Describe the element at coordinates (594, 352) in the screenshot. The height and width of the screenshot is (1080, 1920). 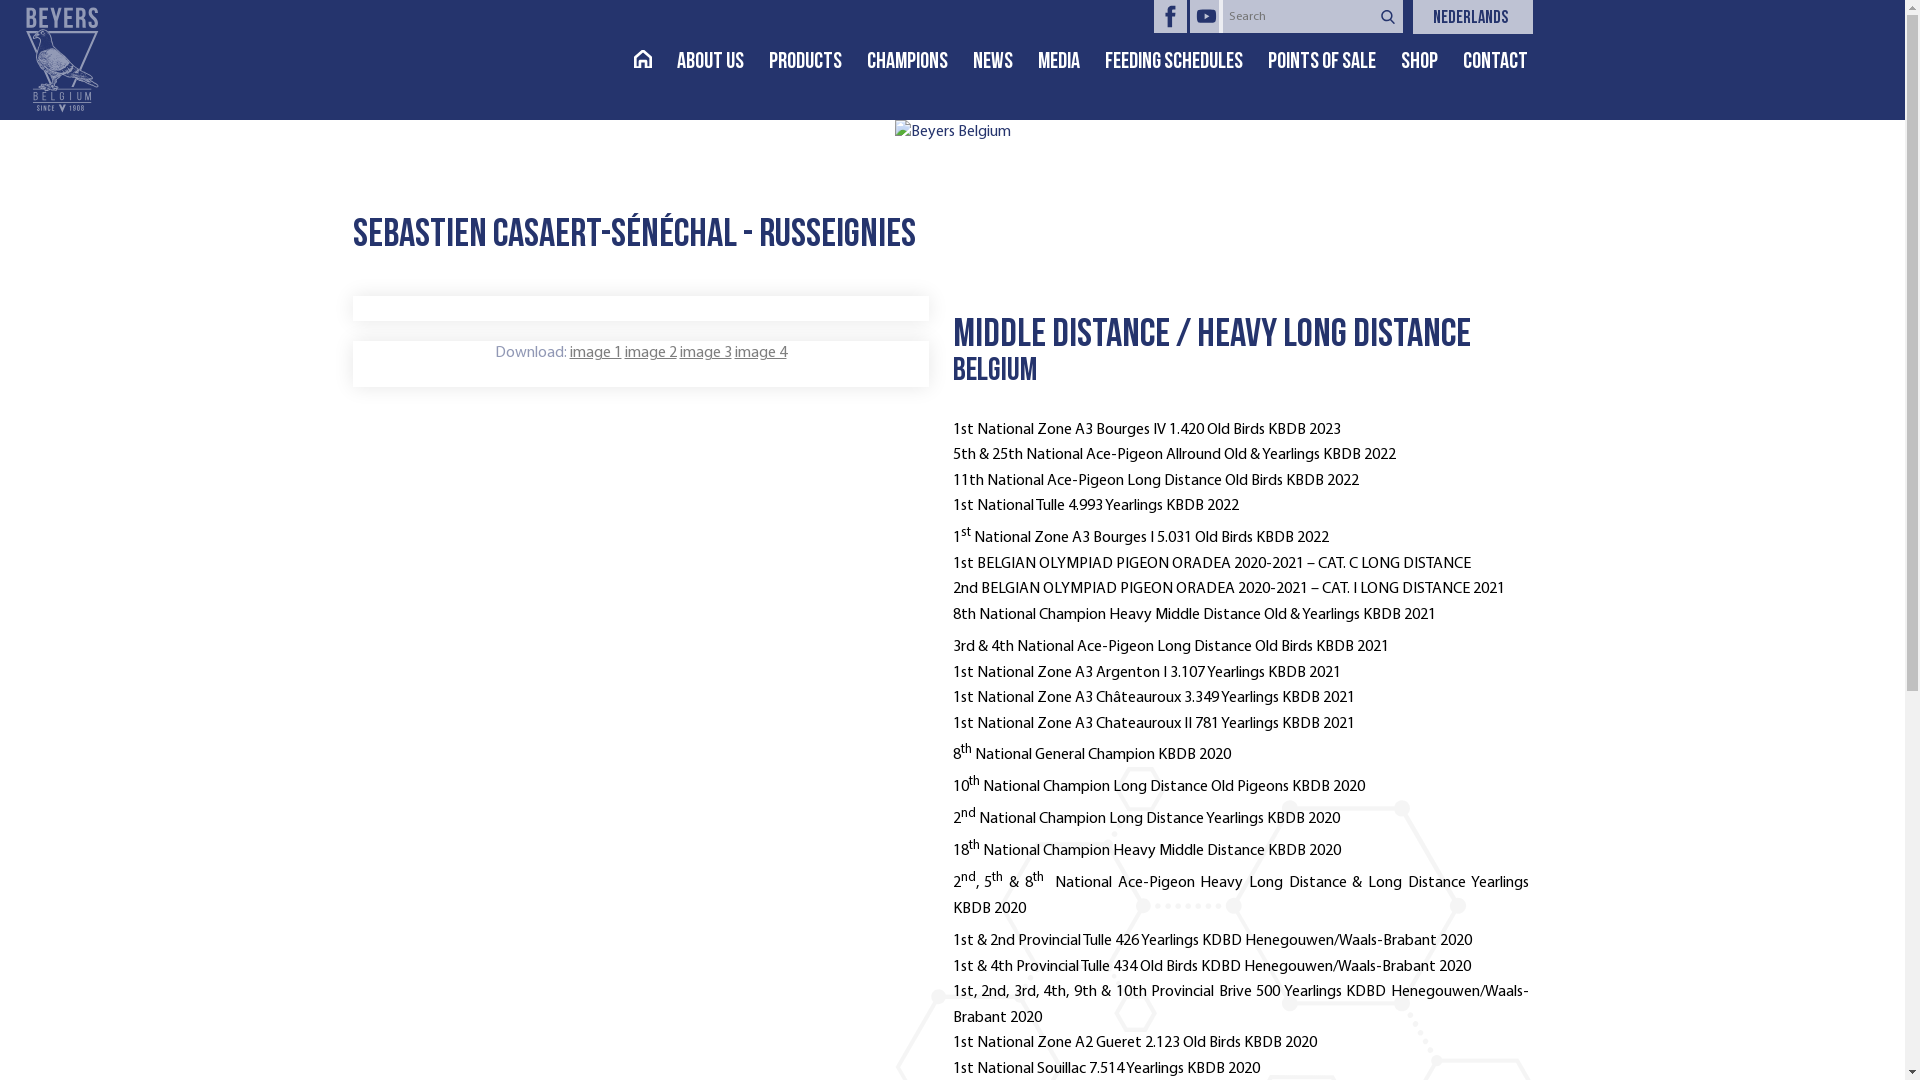
I see `'image 1'` at that location.